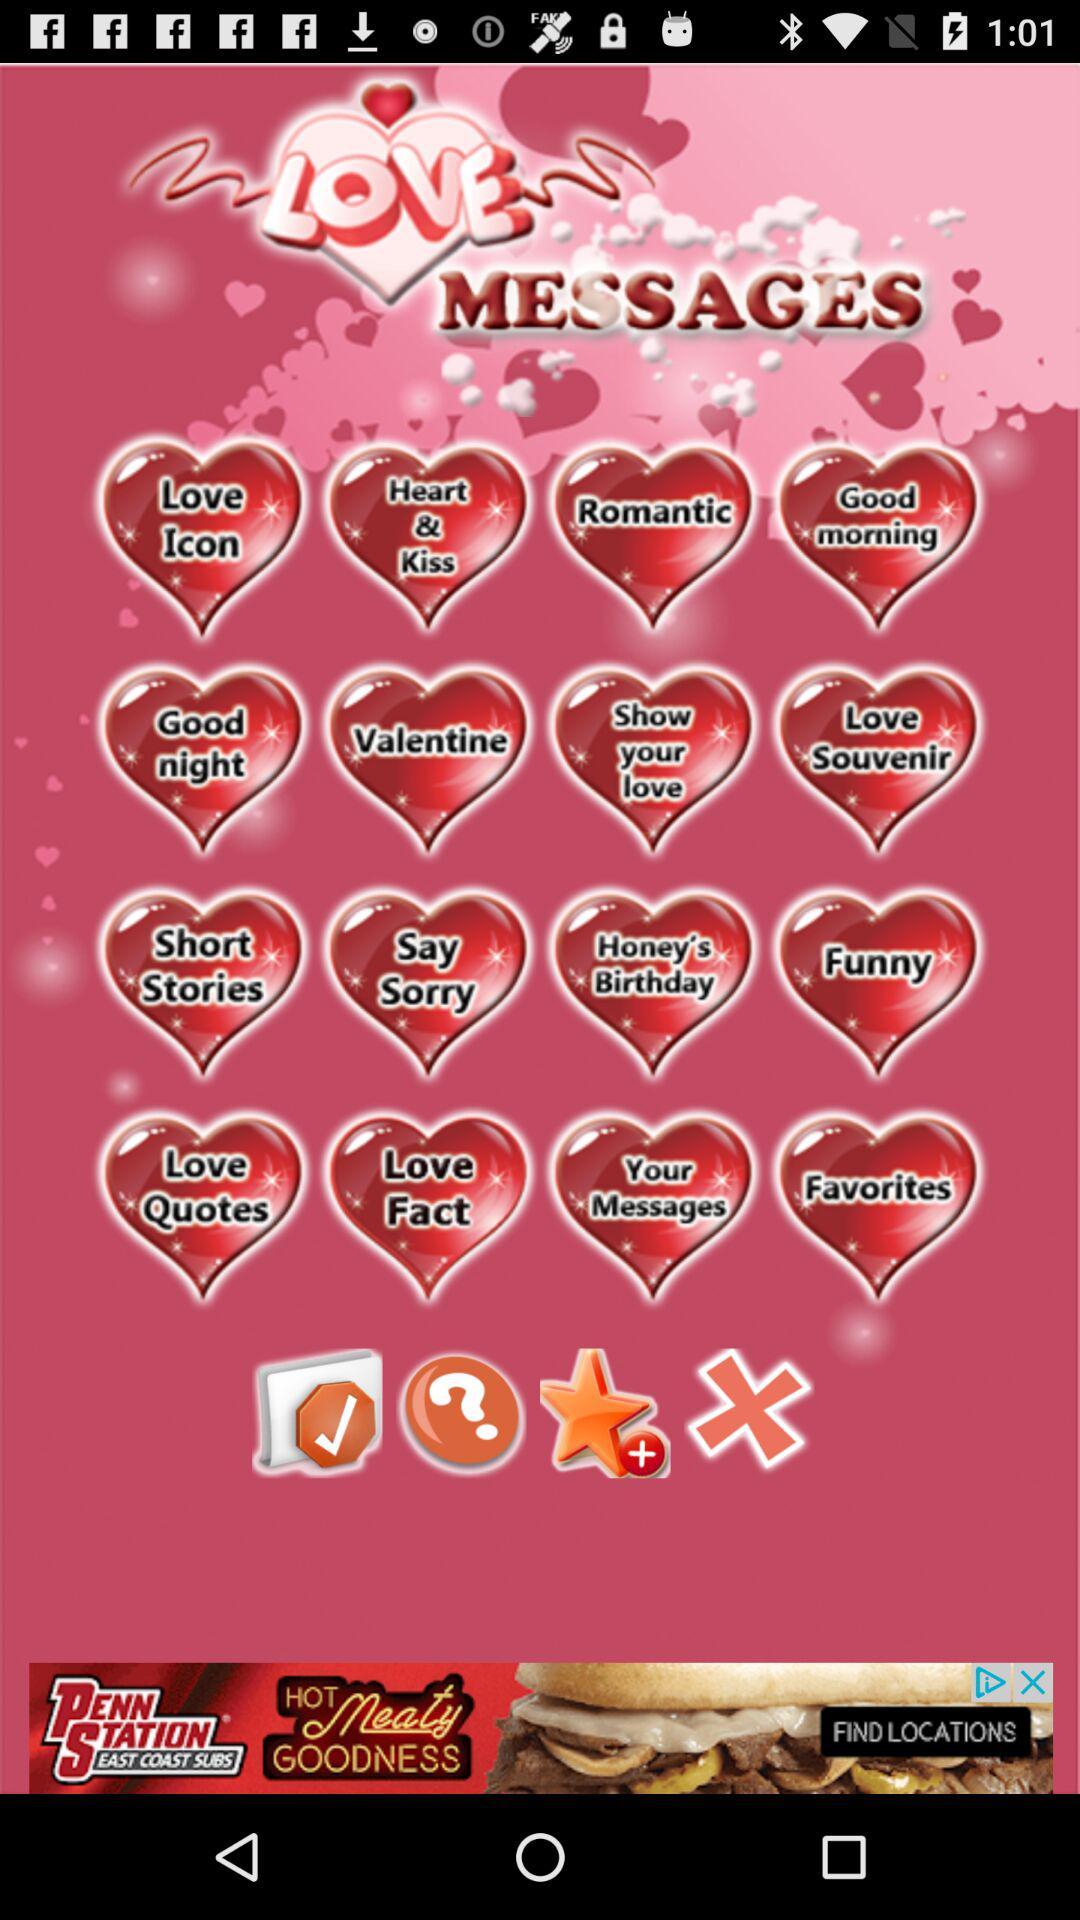  I want to click on helf feeback, so click(461, 1412).